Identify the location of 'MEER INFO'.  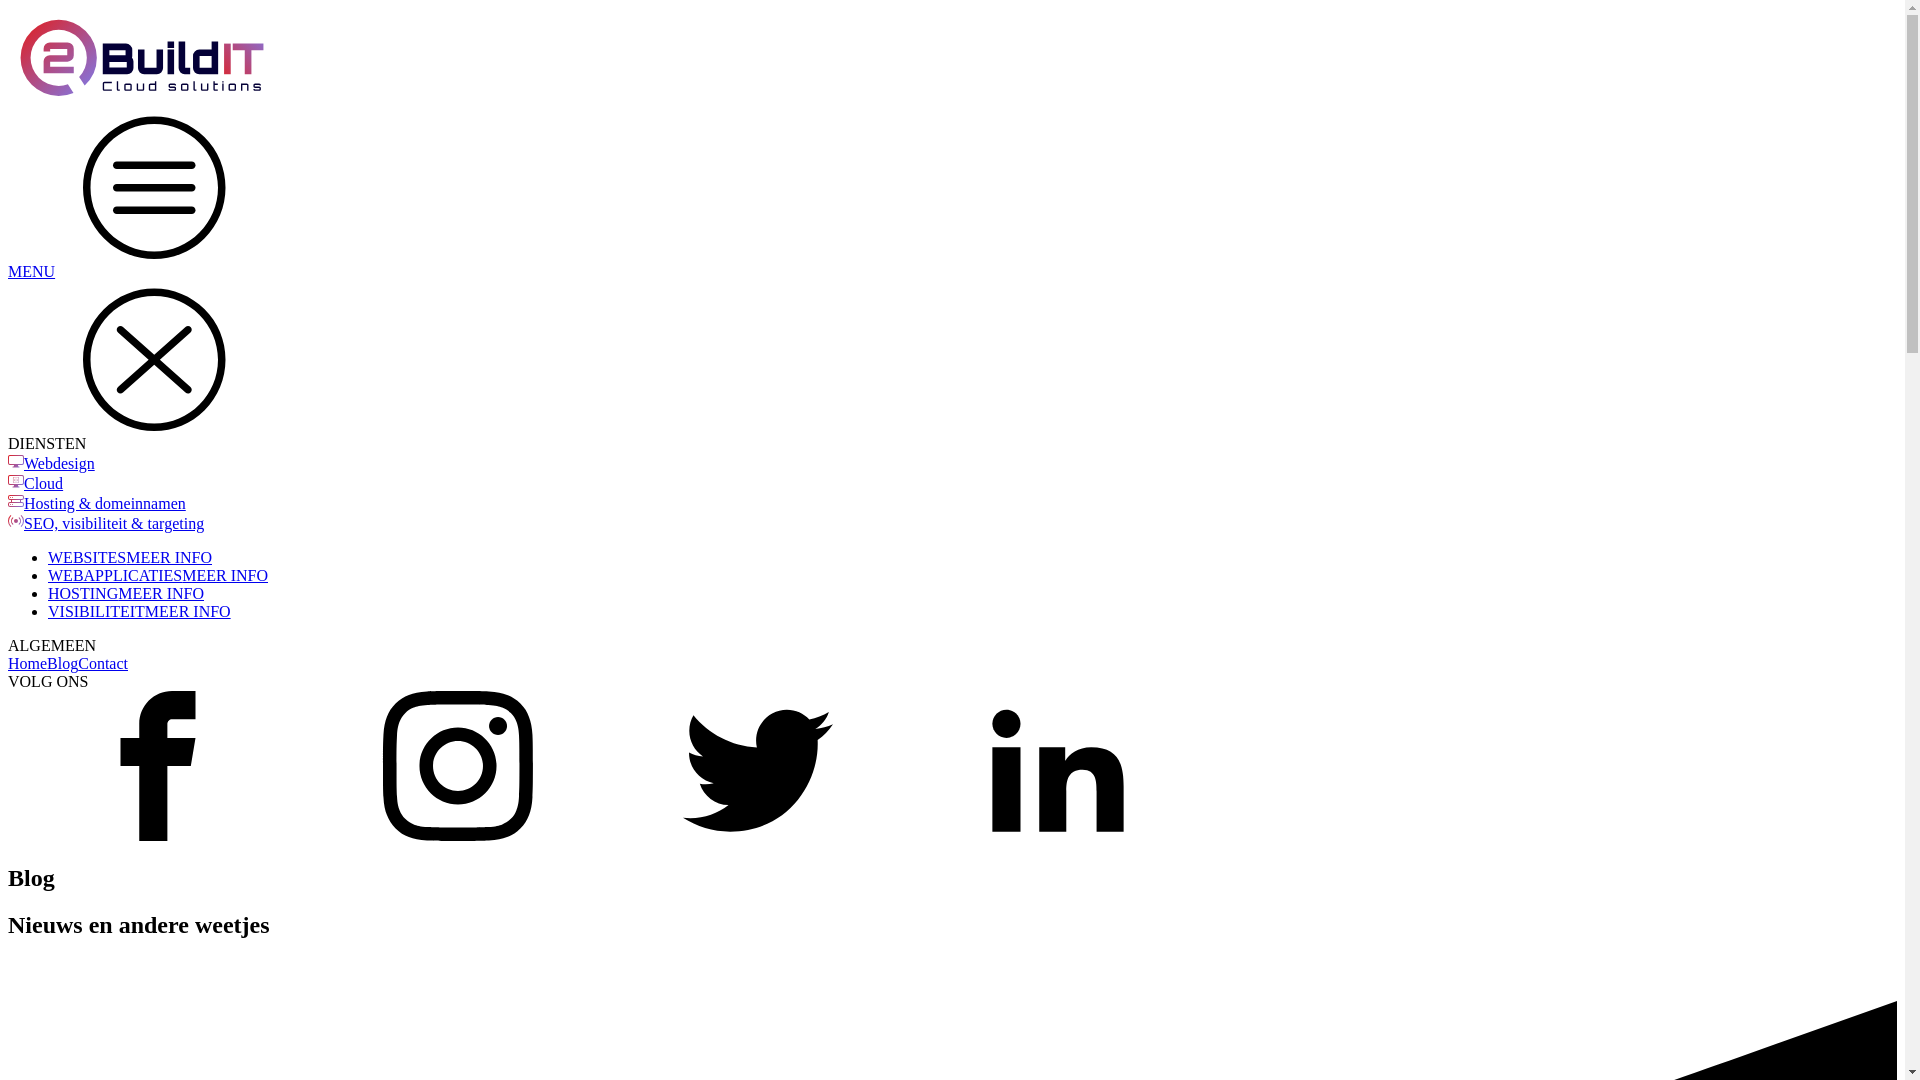
(117, 592).